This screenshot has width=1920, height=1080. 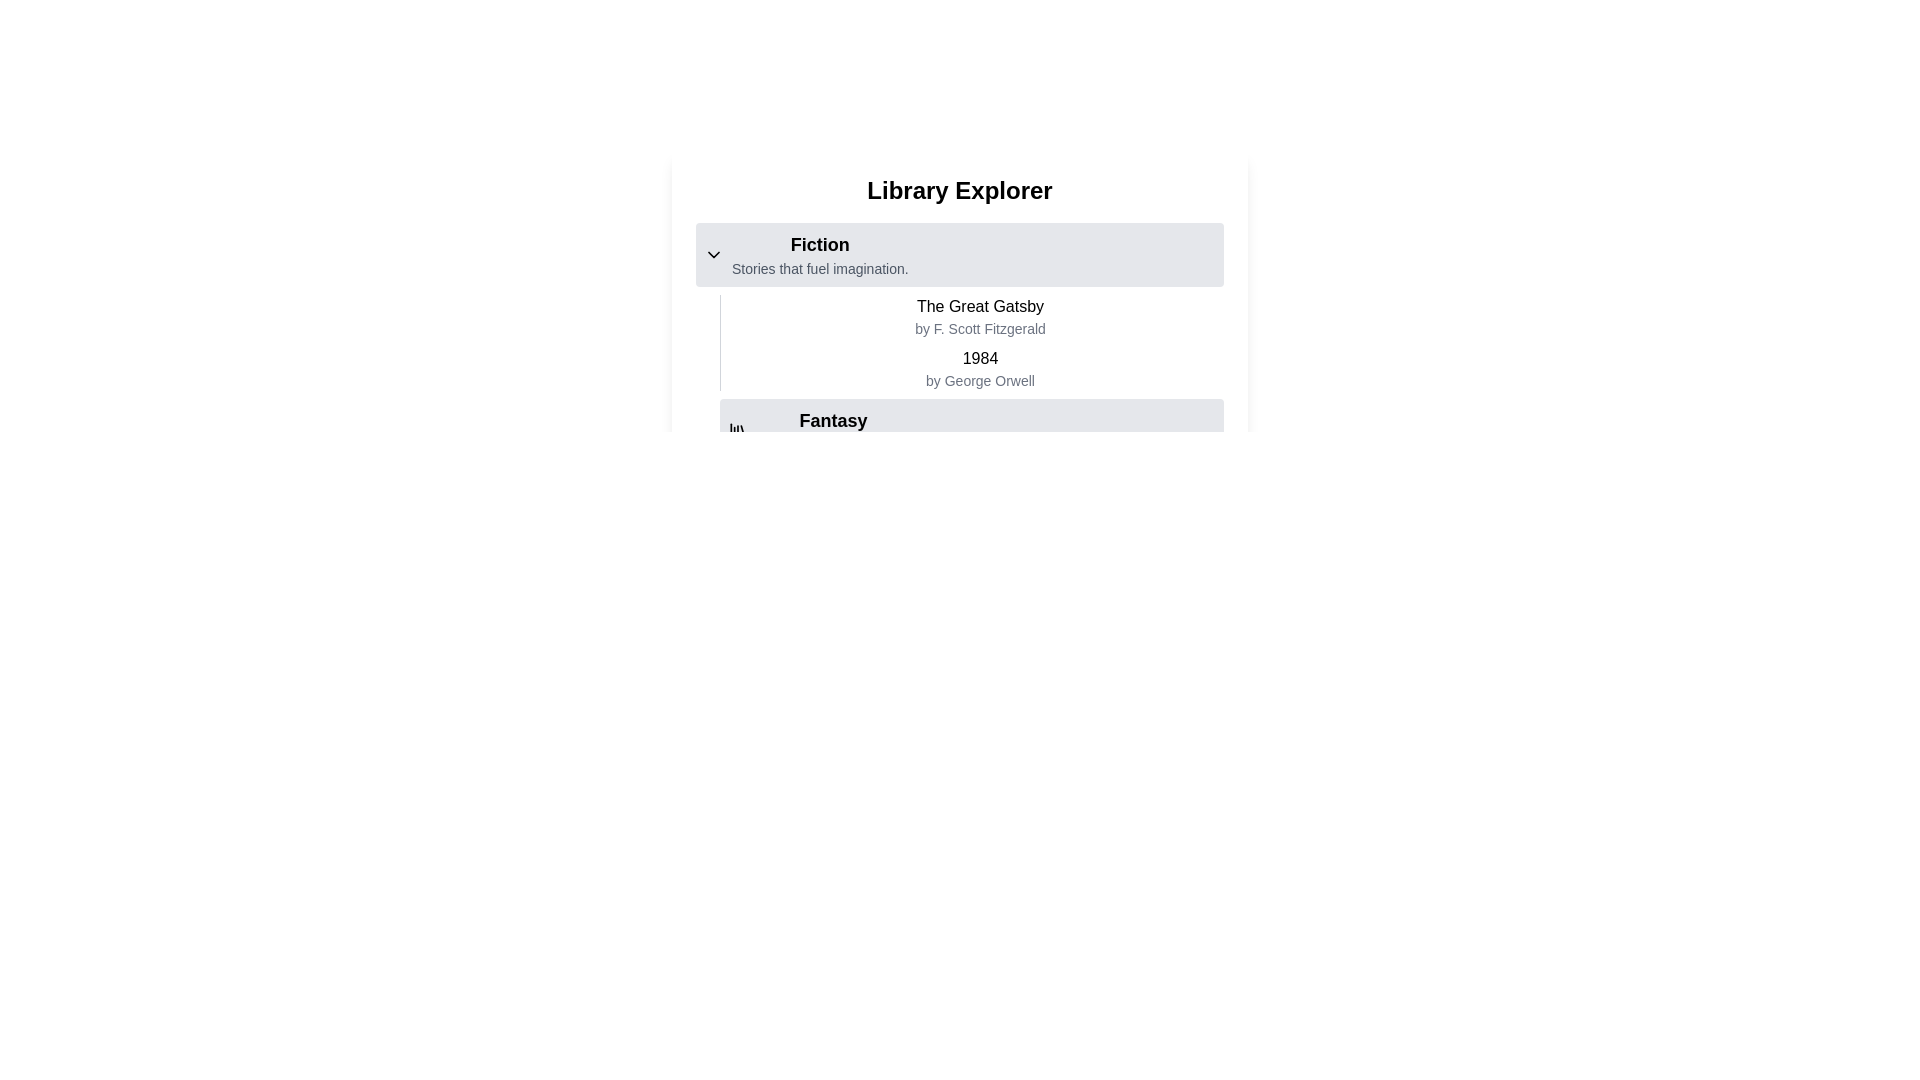 What do you see at coordinates (714, 253) in the screenshot?
I see `the small, down-pointing chevron icon indicating dropdown functionality located to the left of the 'Fiction' text` at bounding box center [714, 253].